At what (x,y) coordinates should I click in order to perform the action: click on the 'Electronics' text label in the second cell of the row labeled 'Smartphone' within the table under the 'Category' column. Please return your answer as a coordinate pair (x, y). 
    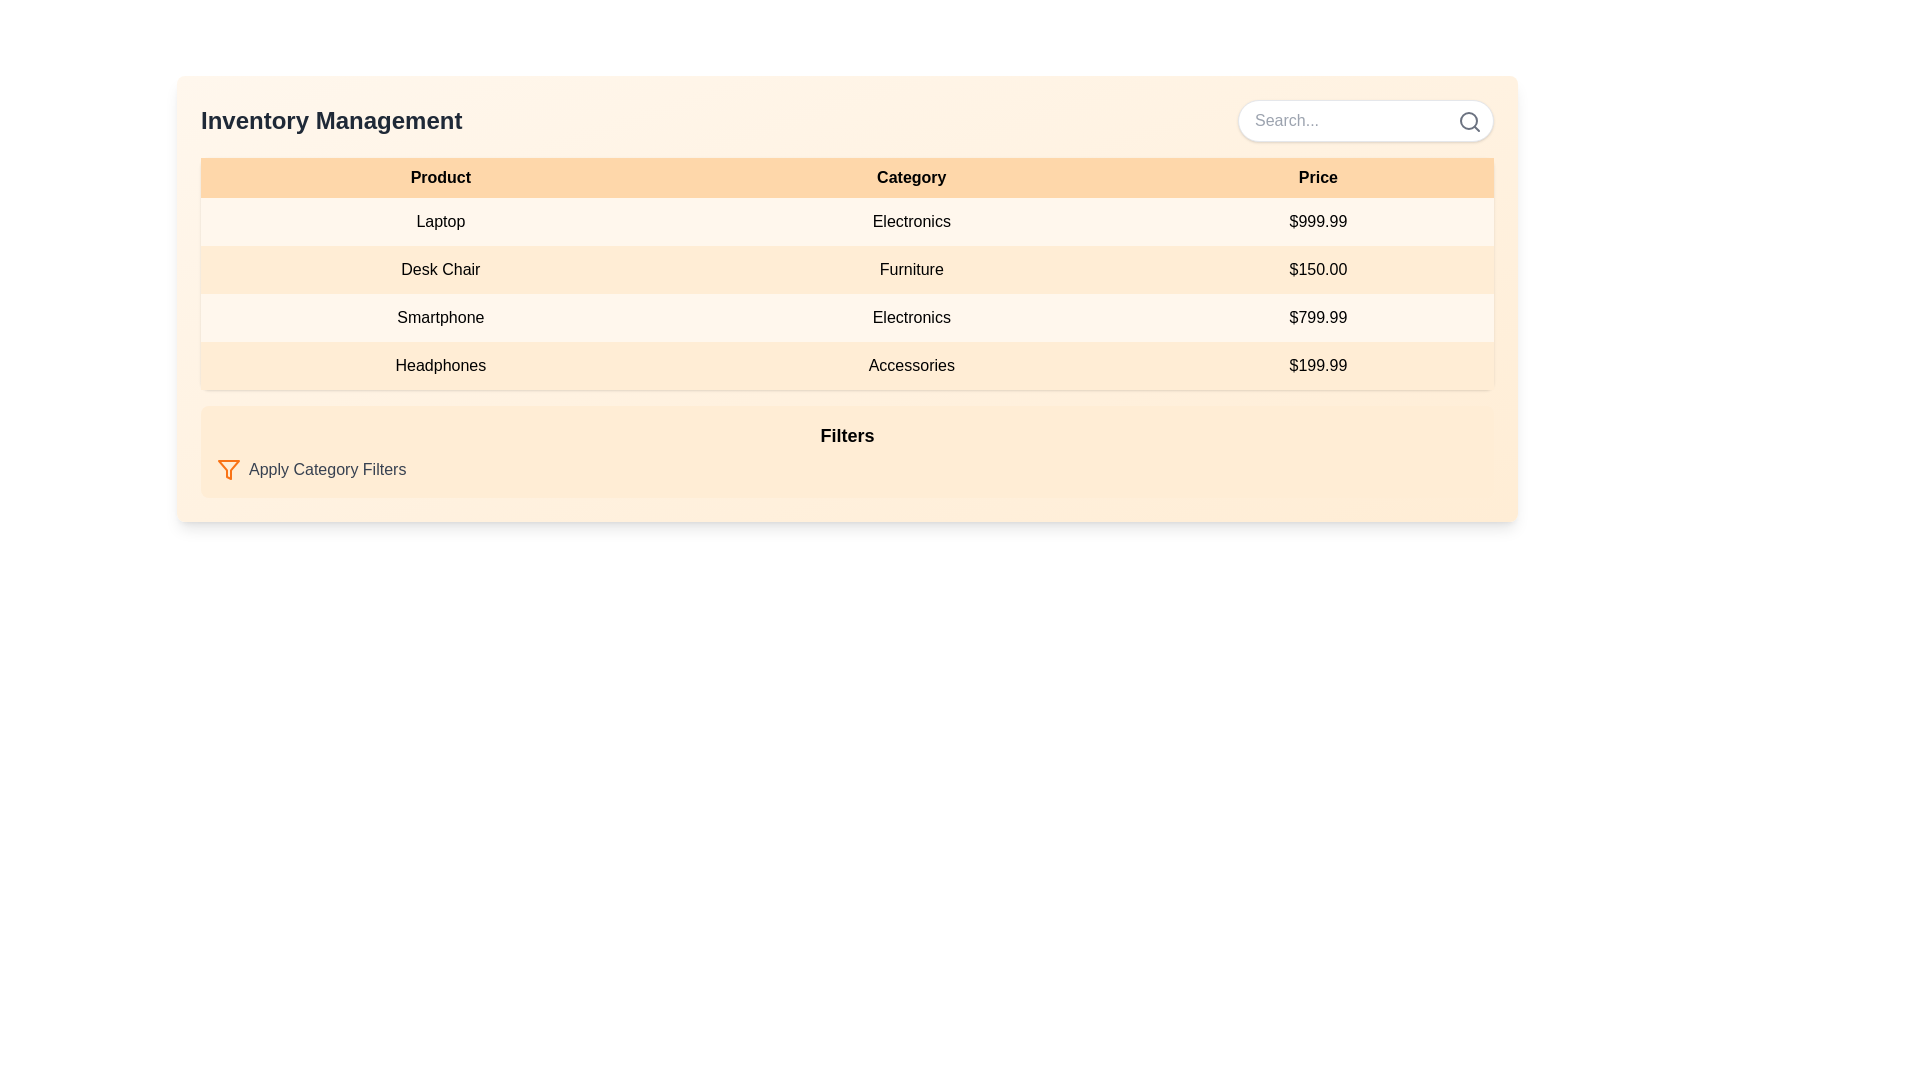
    Looking at the image, I should click on (910, 316).